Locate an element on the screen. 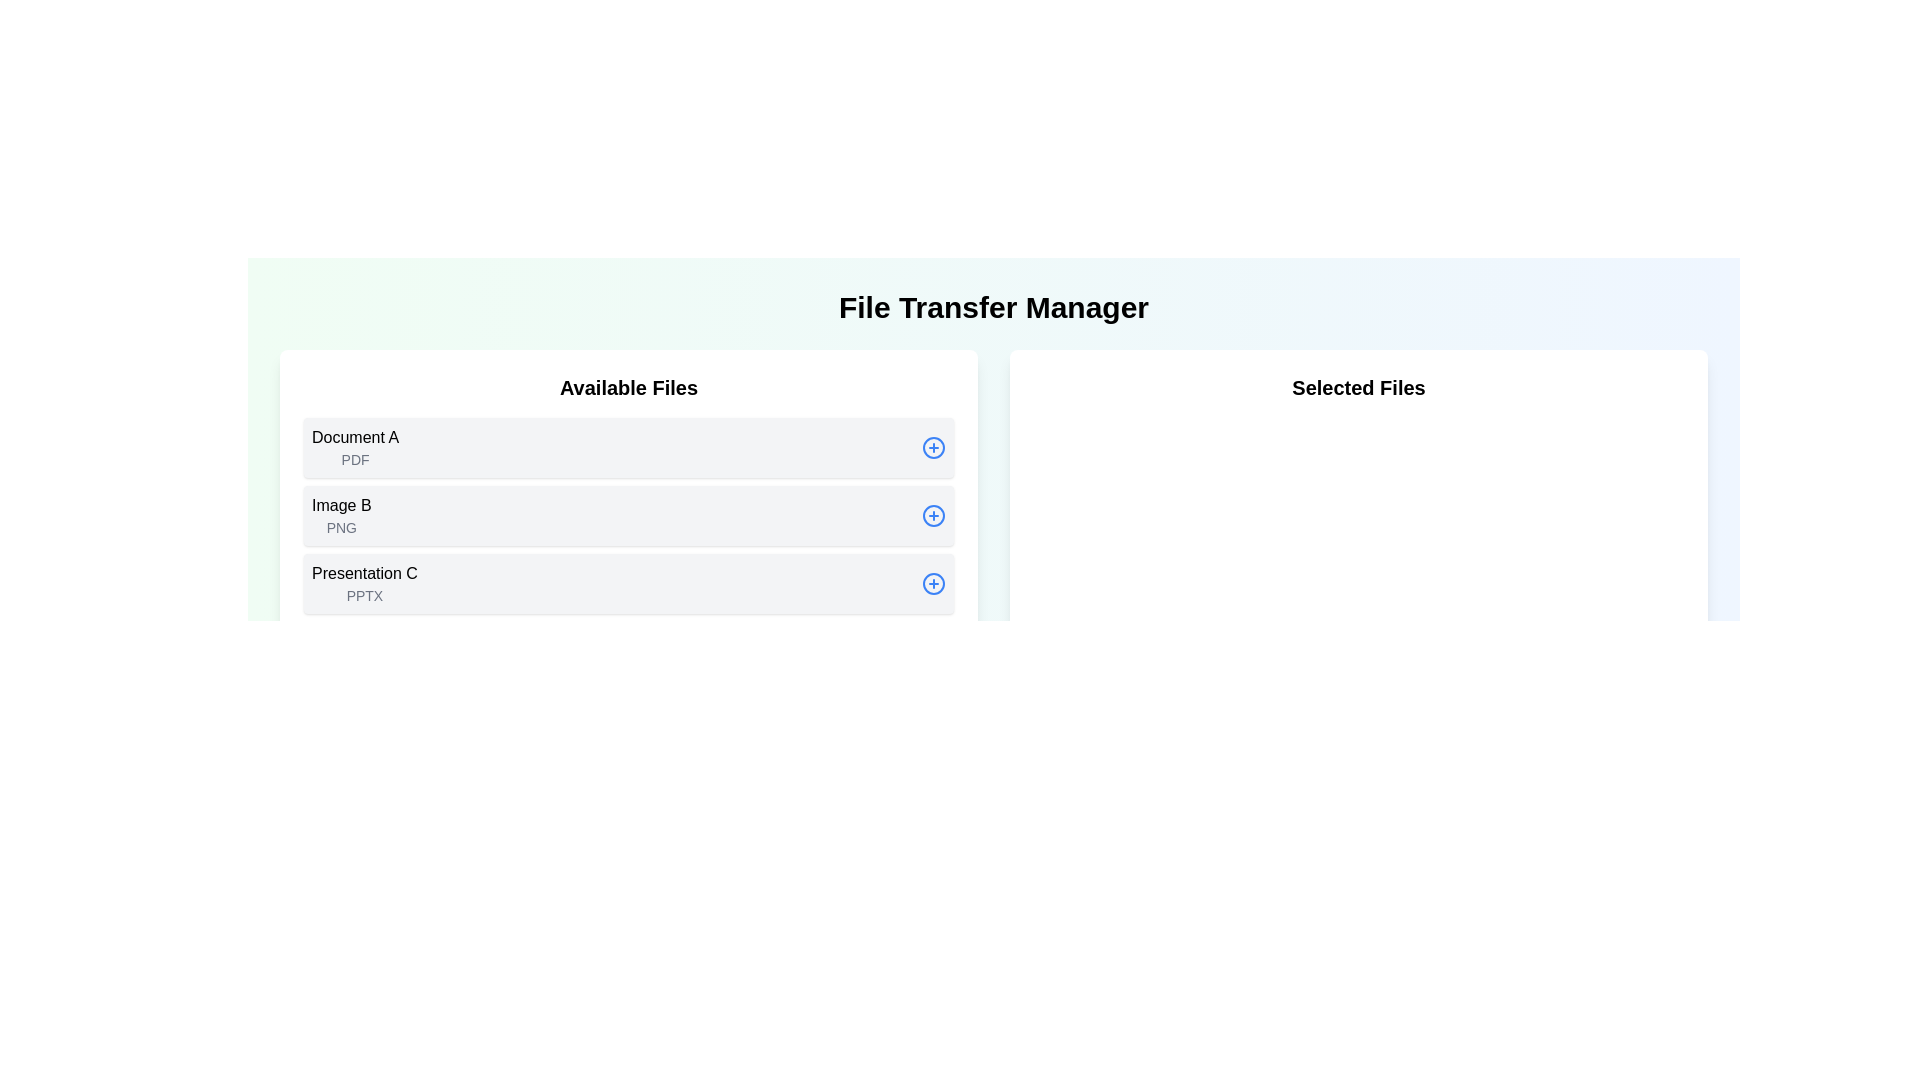 The image size is (1920, 1080). text from the heading label located at the top-center of the white rectangular panel above the list of files is located at coordinates (627, 388).